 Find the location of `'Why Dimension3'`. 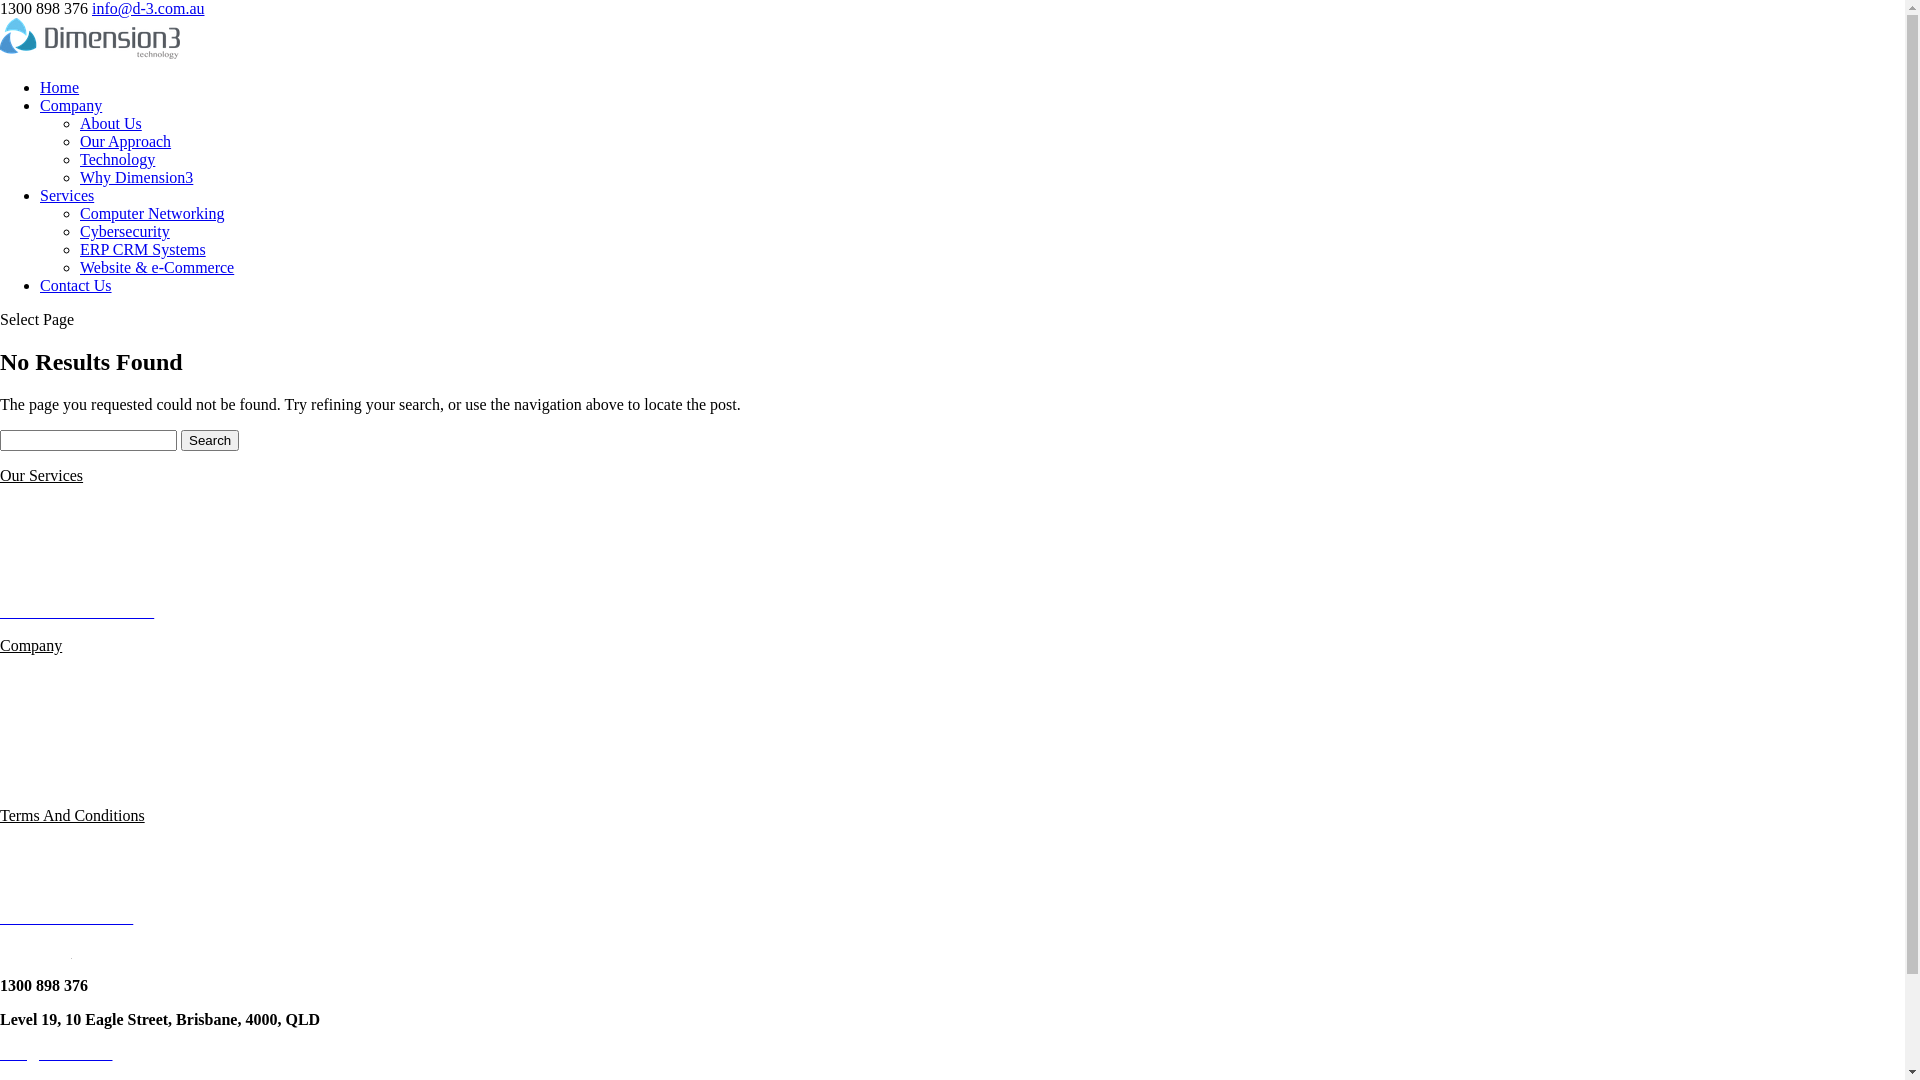

'Why Dimension3' is located at coordinates (80, 176).